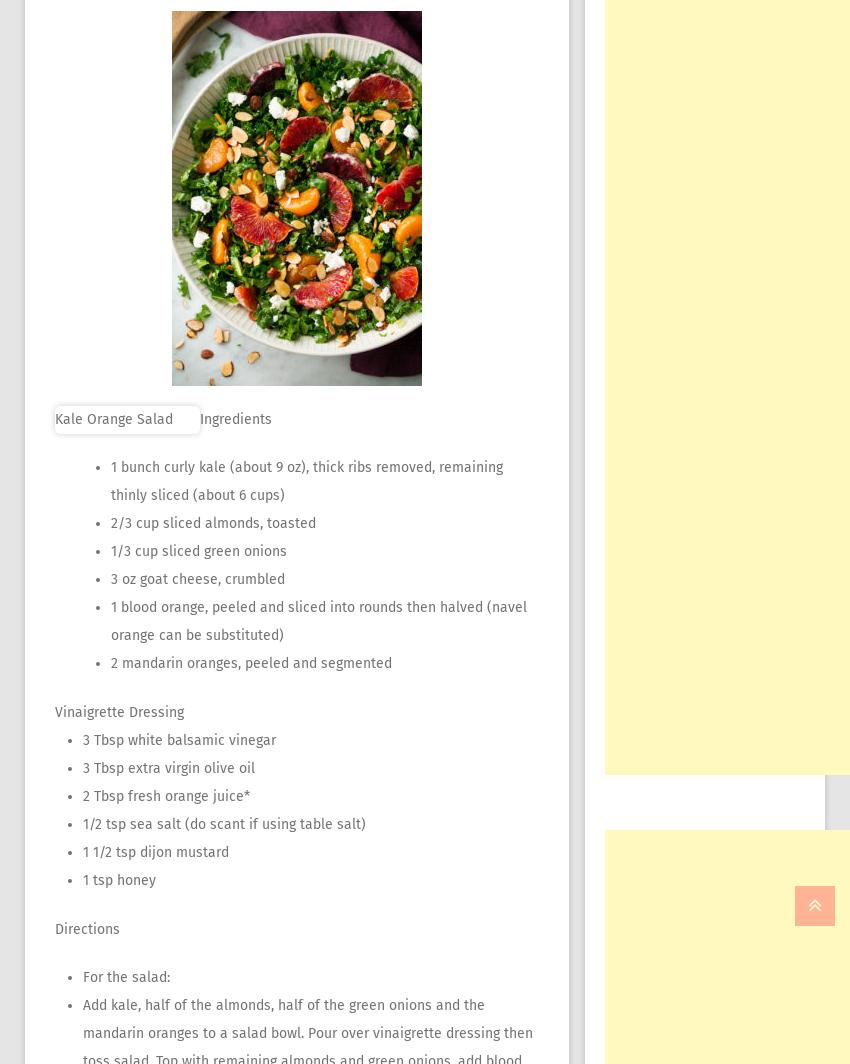 The height and width of the screenshot is (1064, 850). I want to click on '2/3 cup sliced almonds, toasted', so click(212, 523).